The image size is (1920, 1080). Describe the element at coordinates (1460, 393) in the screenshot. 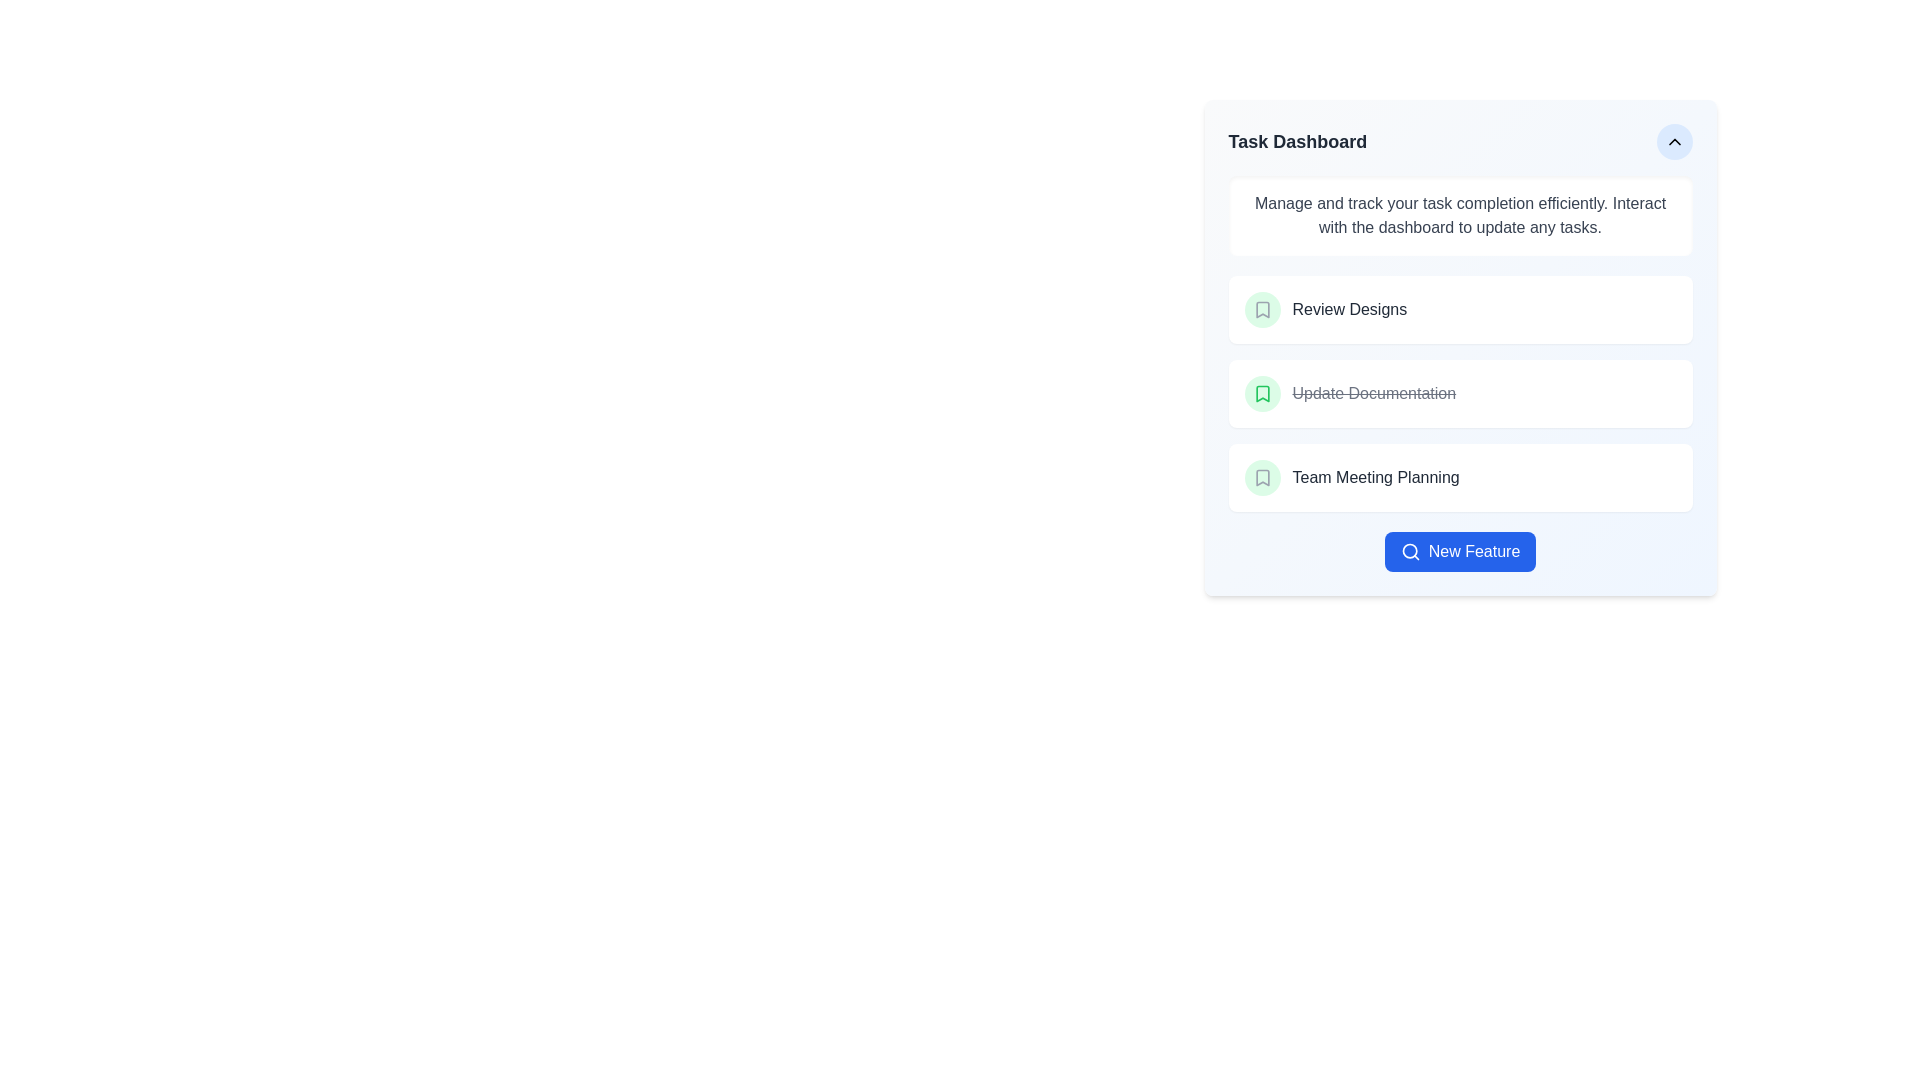

I see `the second task item in the task management dashboard which is styled with a strikethrough to indicate completion` at that location.